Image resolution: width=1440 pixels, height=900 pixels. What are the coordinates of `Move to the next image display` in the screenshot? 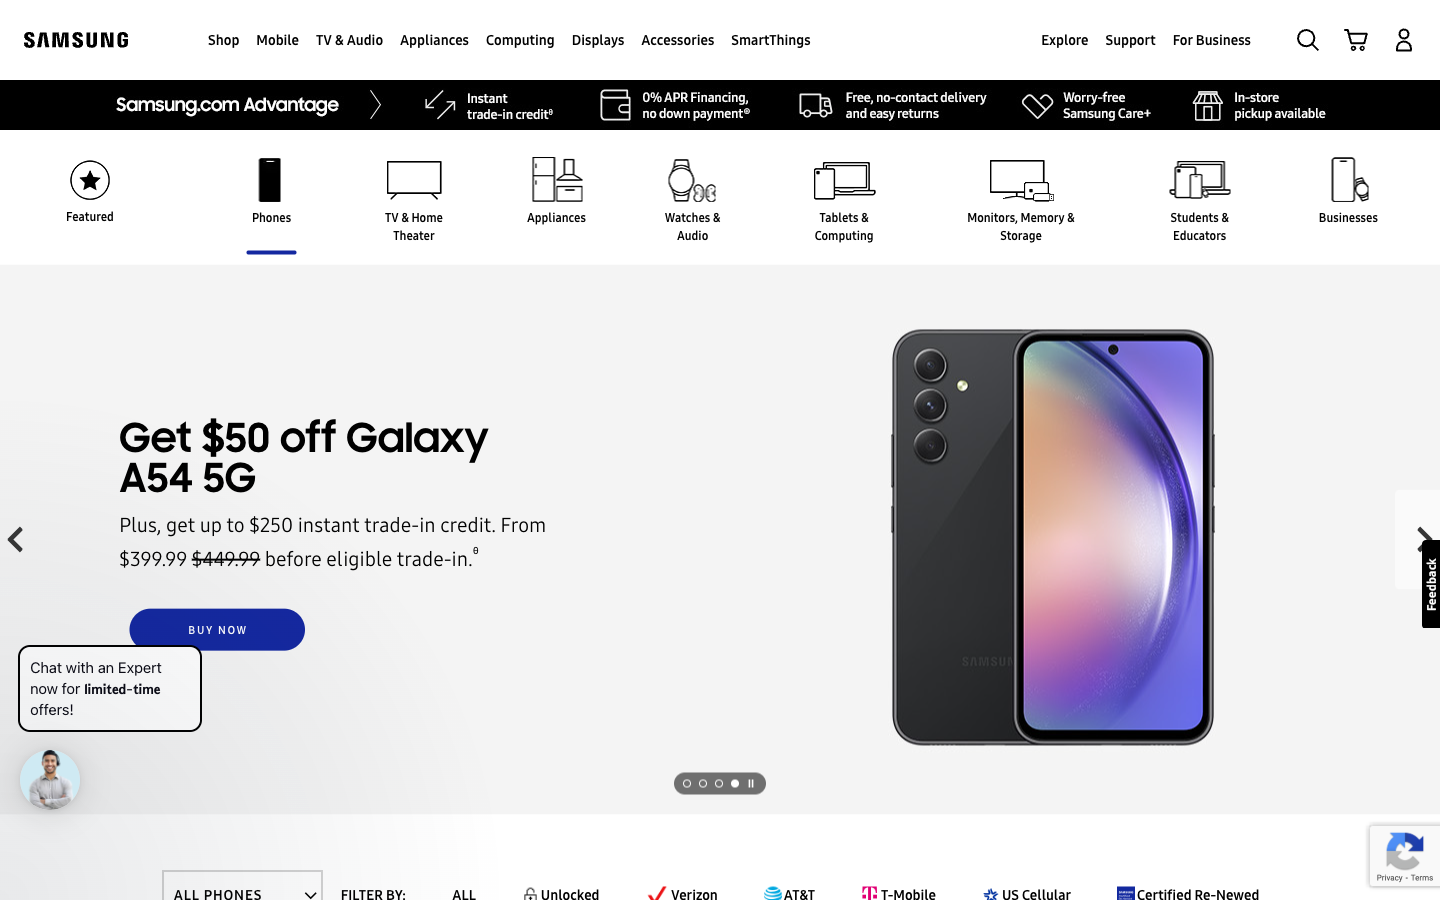 It's located at (749, 782).